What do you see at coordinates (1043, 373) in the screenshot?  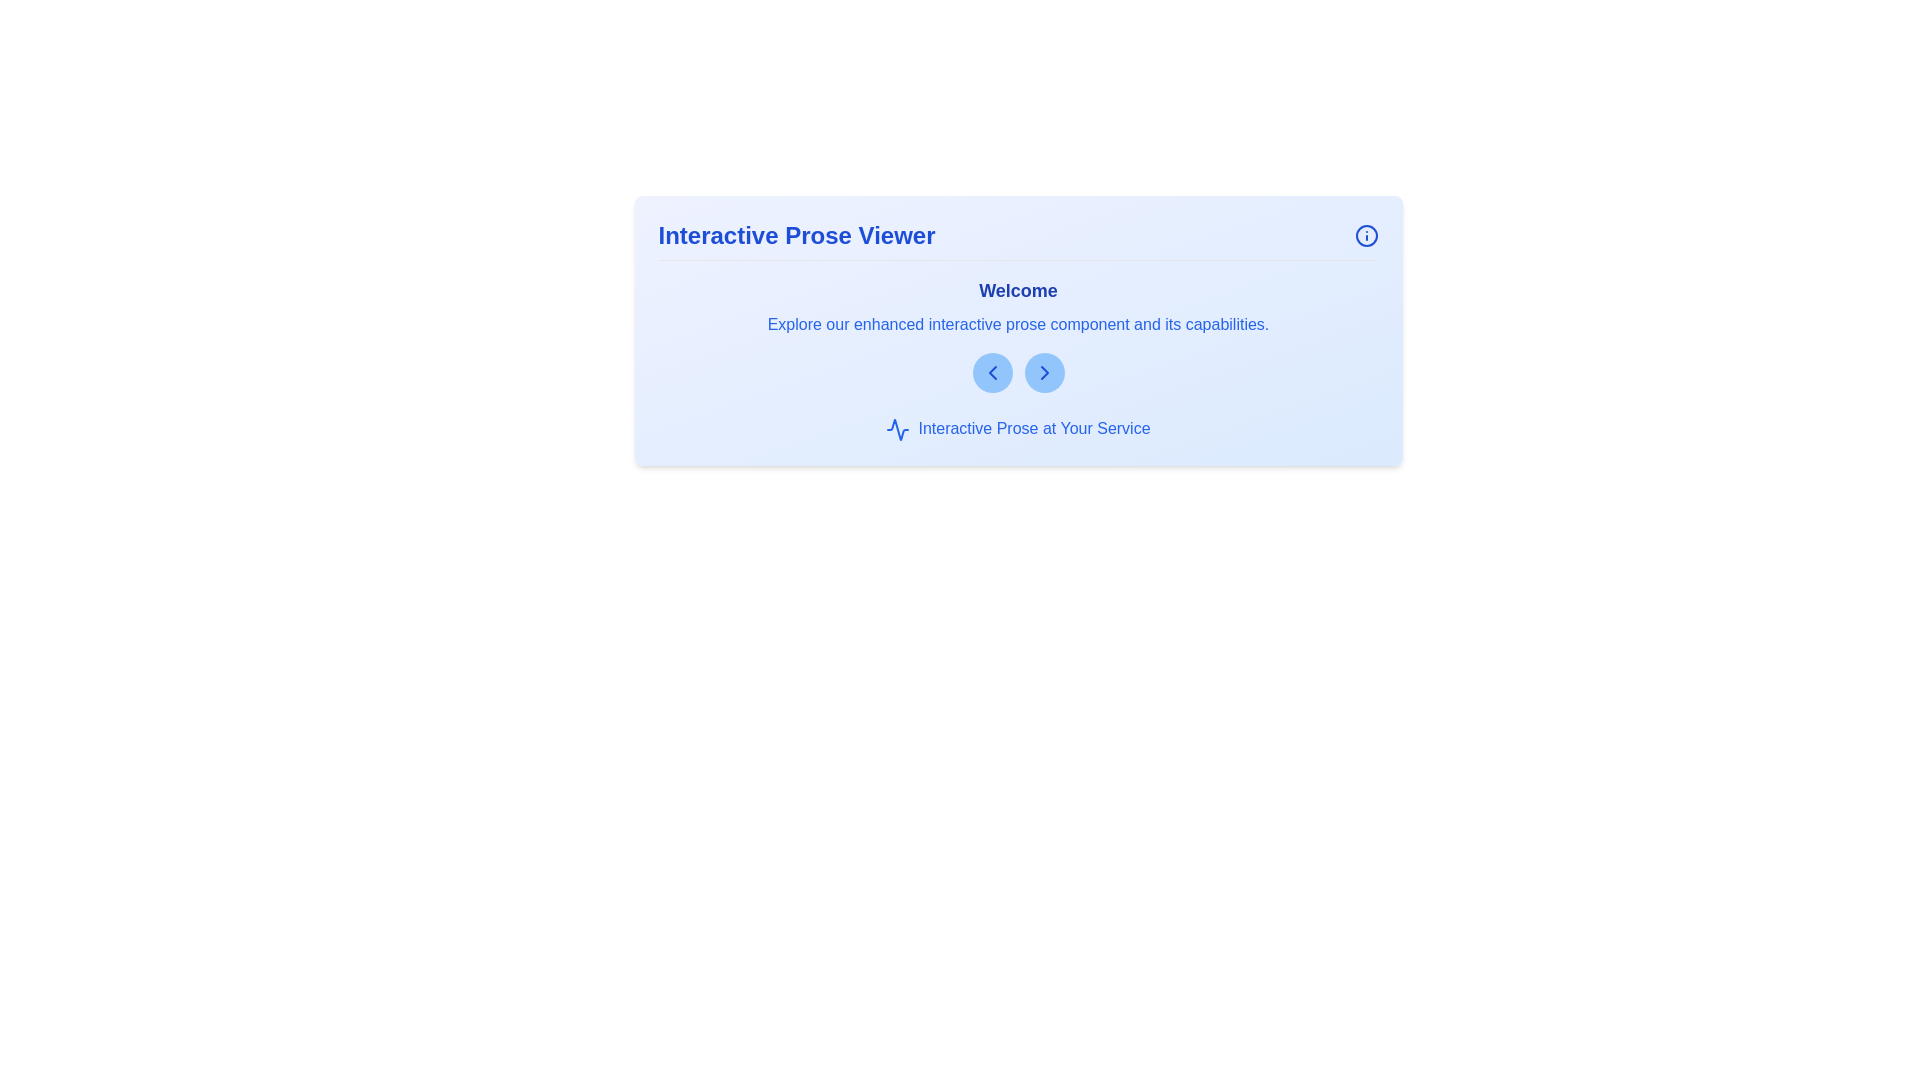 I see `the forward navigation button icon with a blue background to proceed to the next item or page` at bounding box center [1043, 373].